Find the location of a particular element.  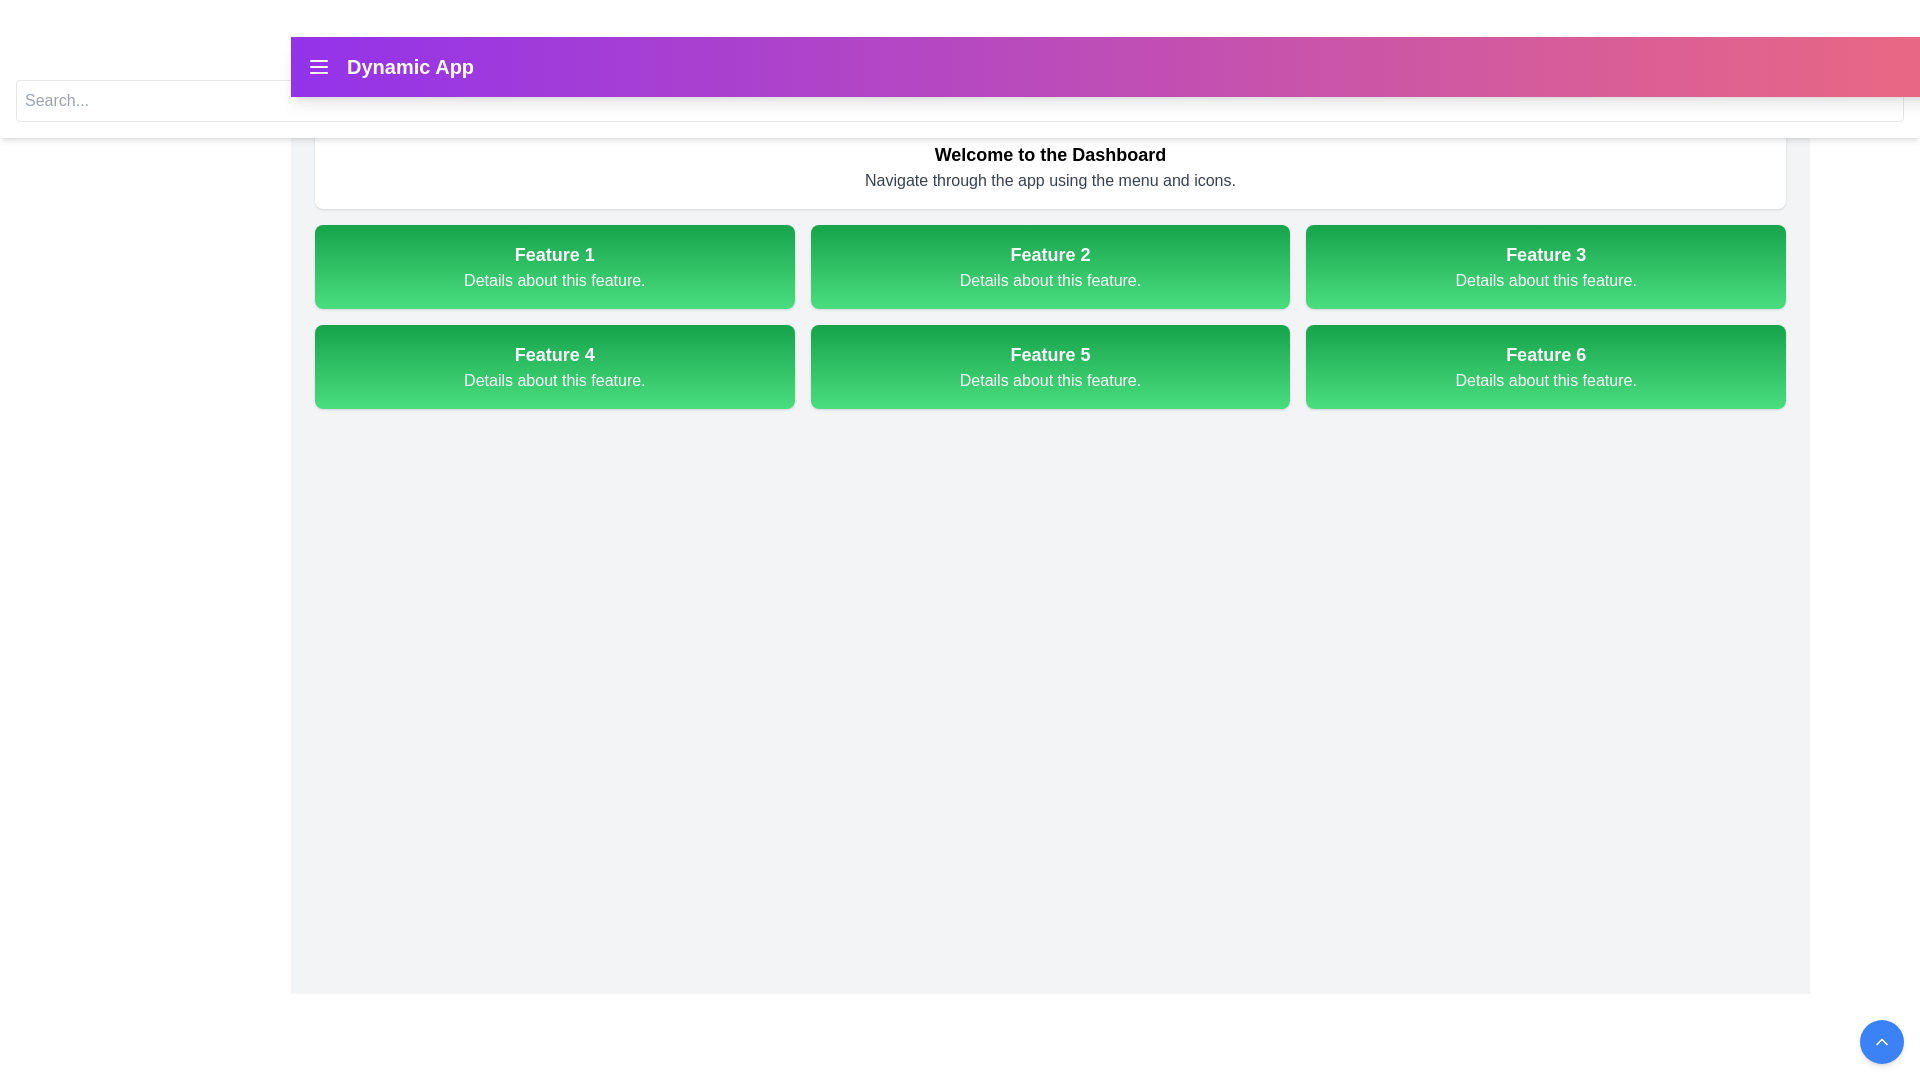

the non-interactive descriptive element displaying information about 'Feature 3', which is the third item in the first row of a grid layout is located at coordinates (1545, 265).